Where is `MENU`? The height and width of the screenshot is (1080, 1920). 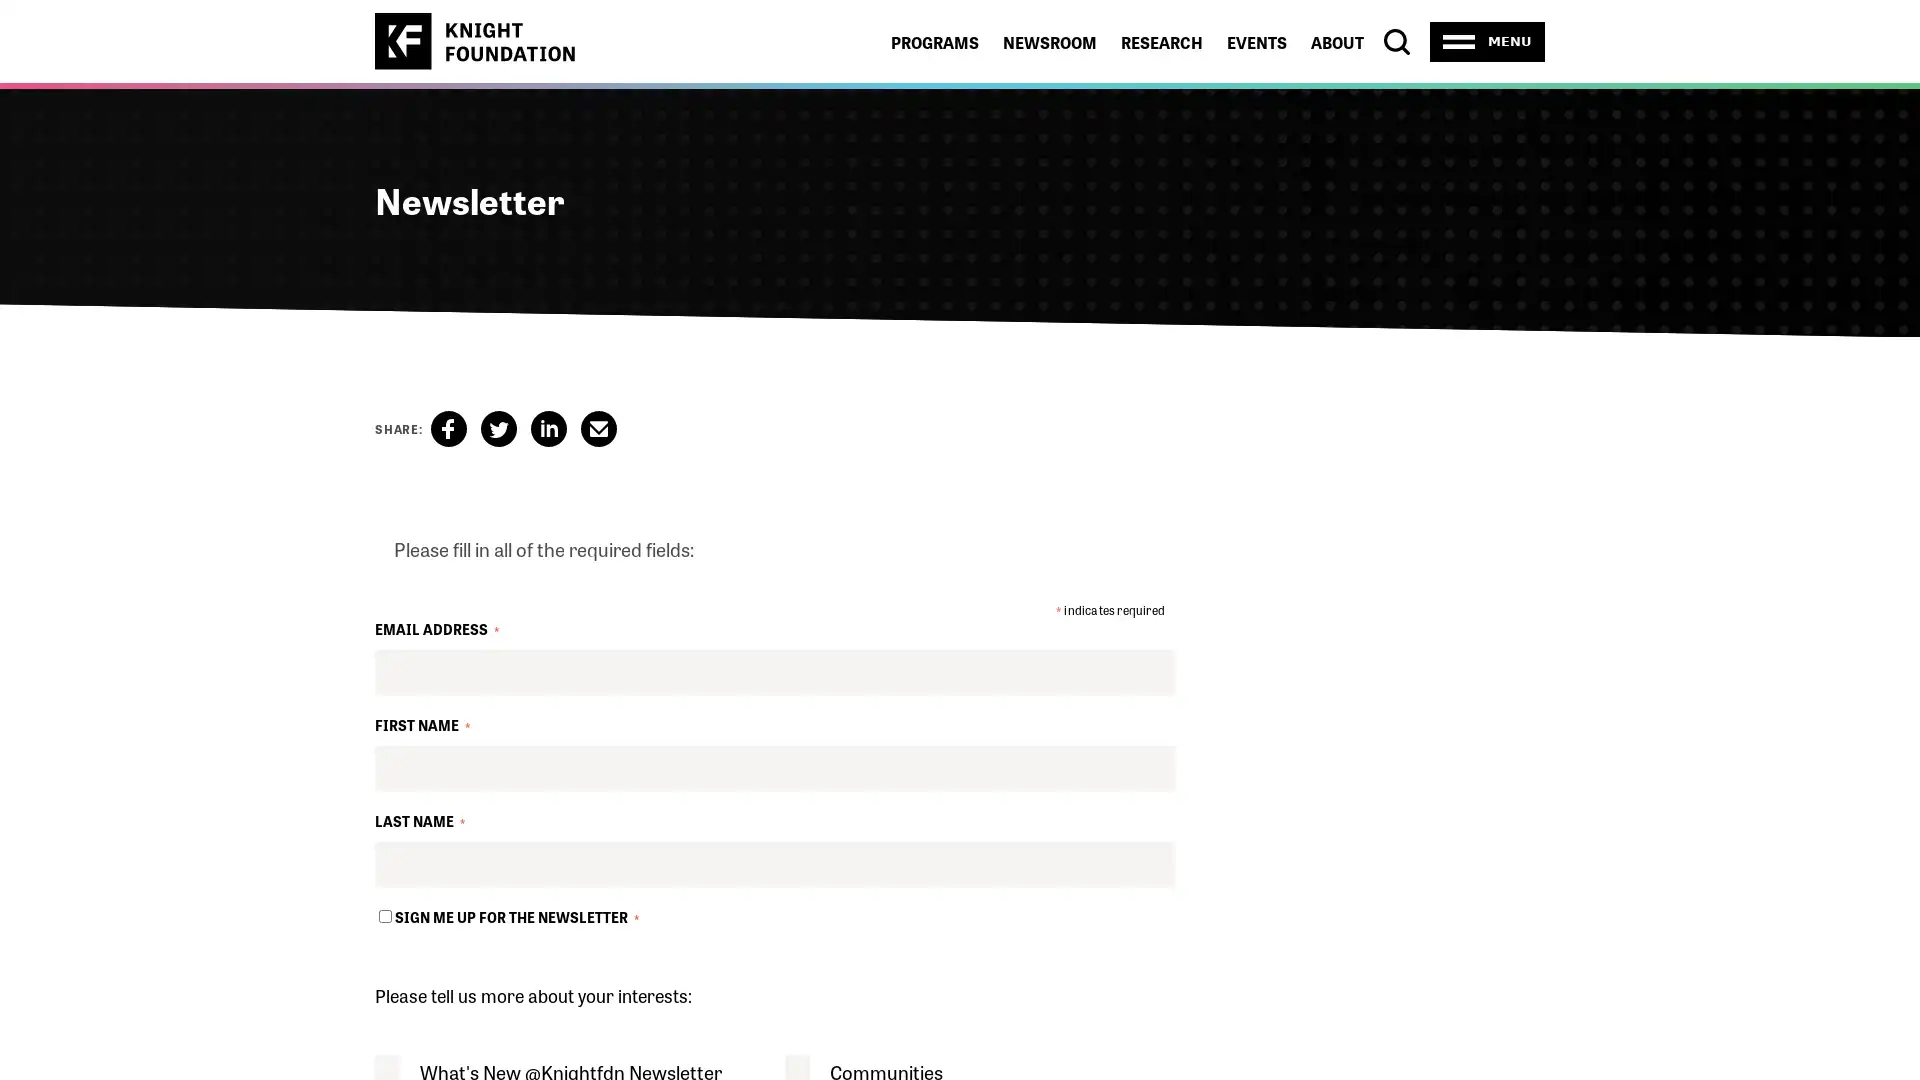
MENU is located at coordinates (1487, 41).